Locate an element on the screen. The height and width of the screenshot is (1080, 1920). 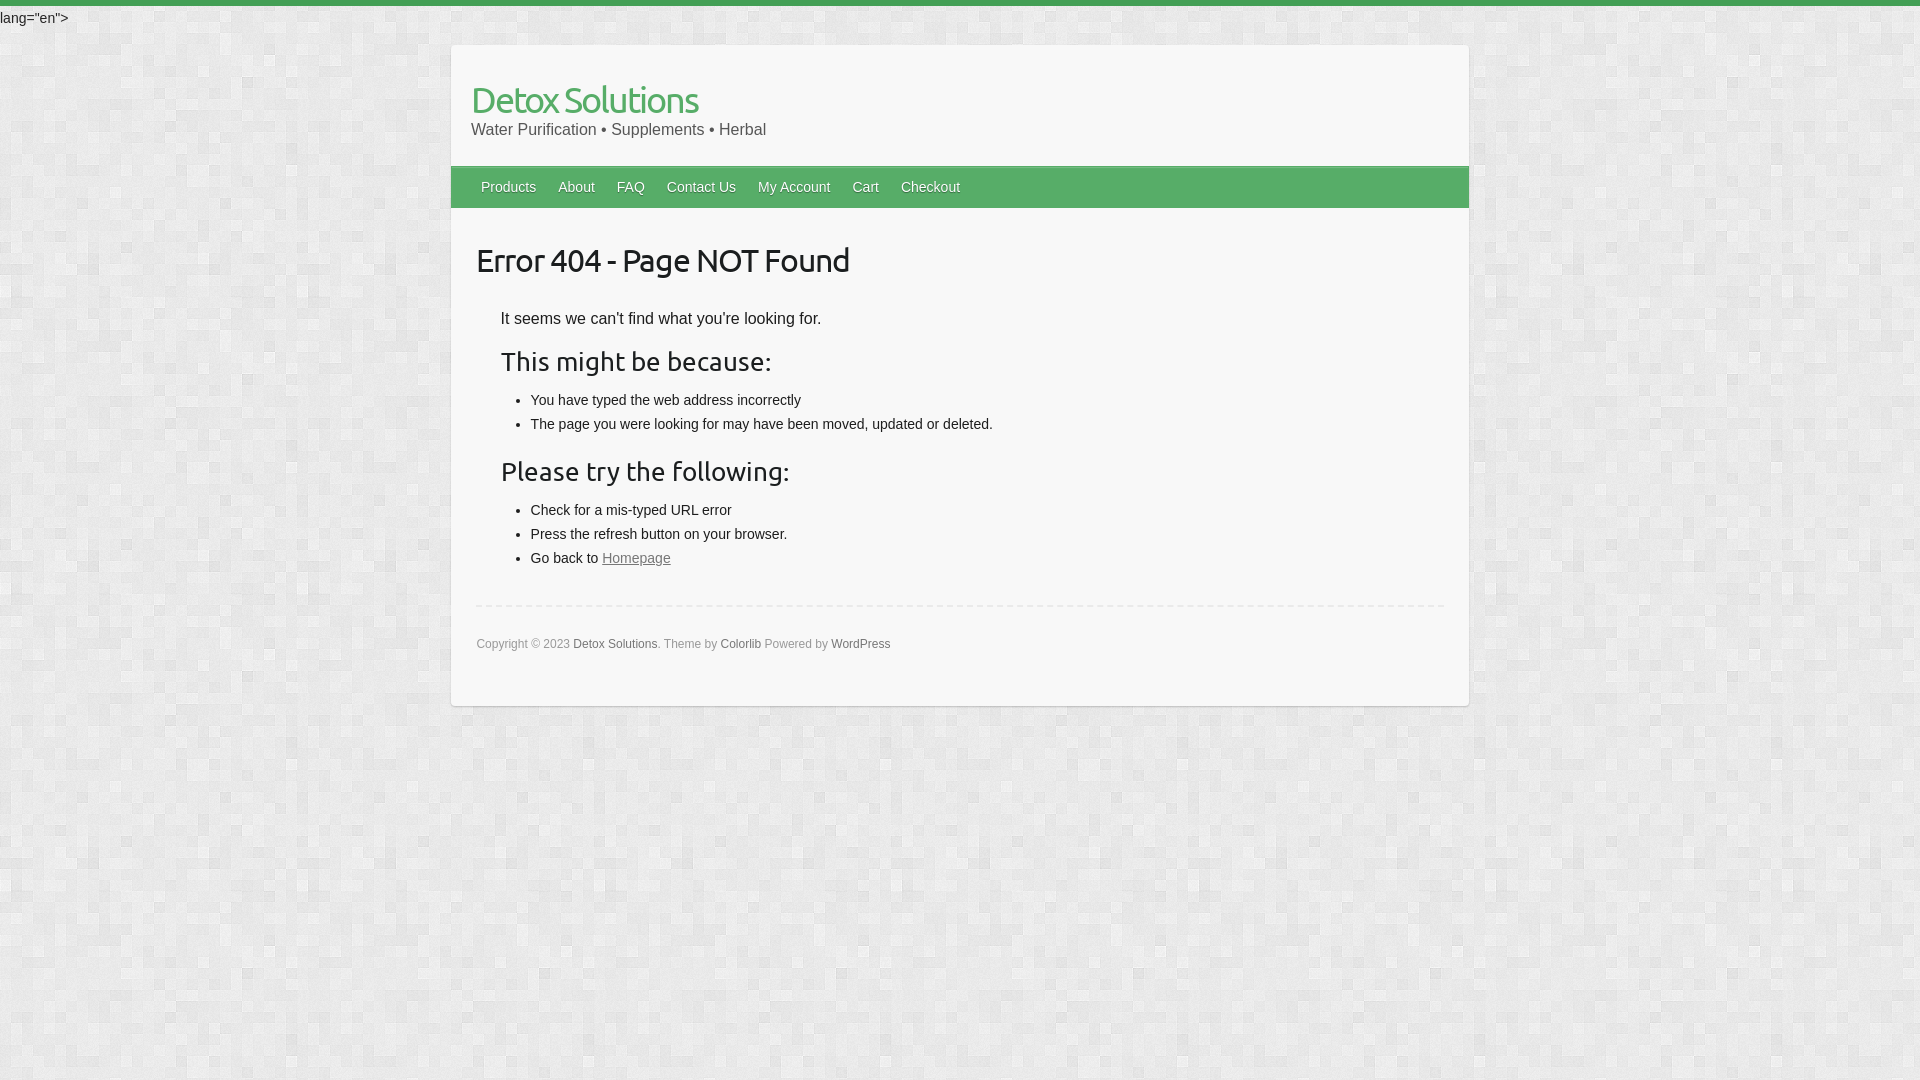
'FAQ' is located at coordinates (605, 186).